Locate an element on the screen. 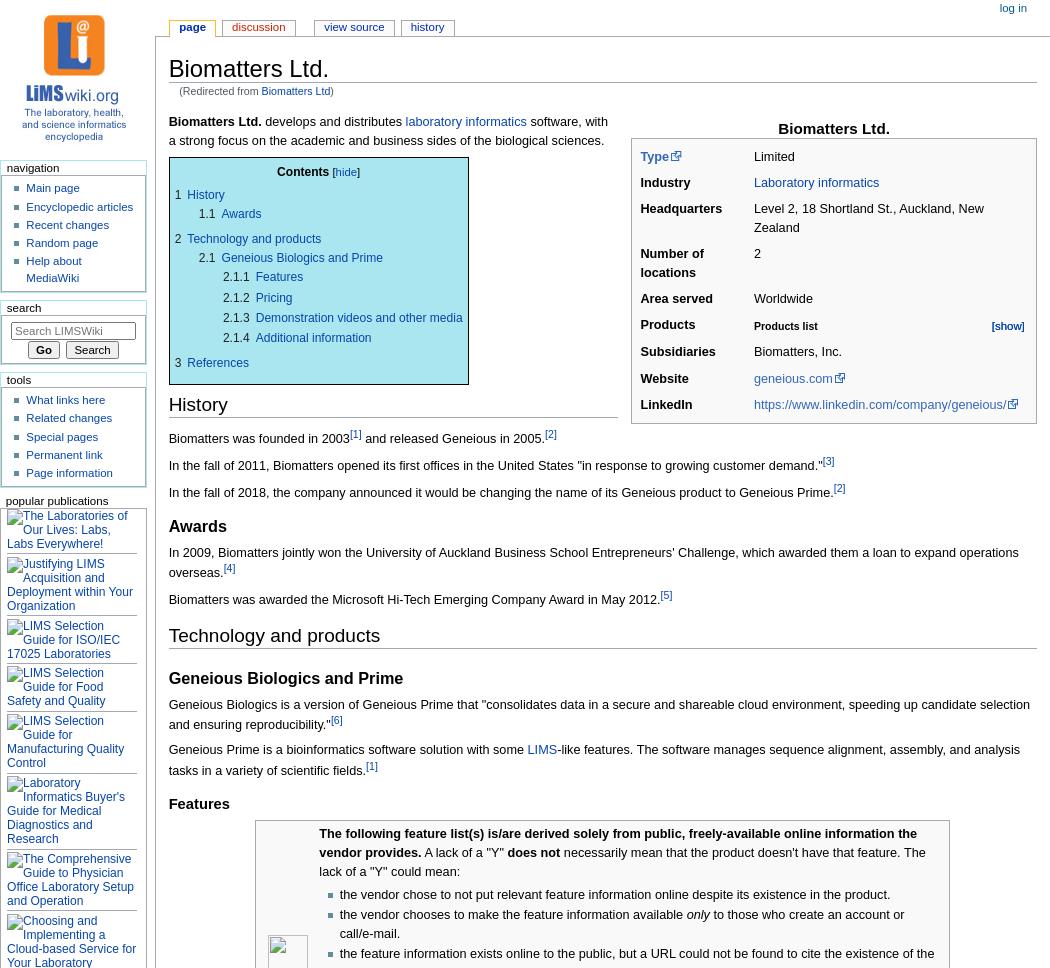 This screenshot has height=968, width=1050. 'software, with a strong focus on the academic and business sides of the biological sciences.' is located at coordinates (387, 129).